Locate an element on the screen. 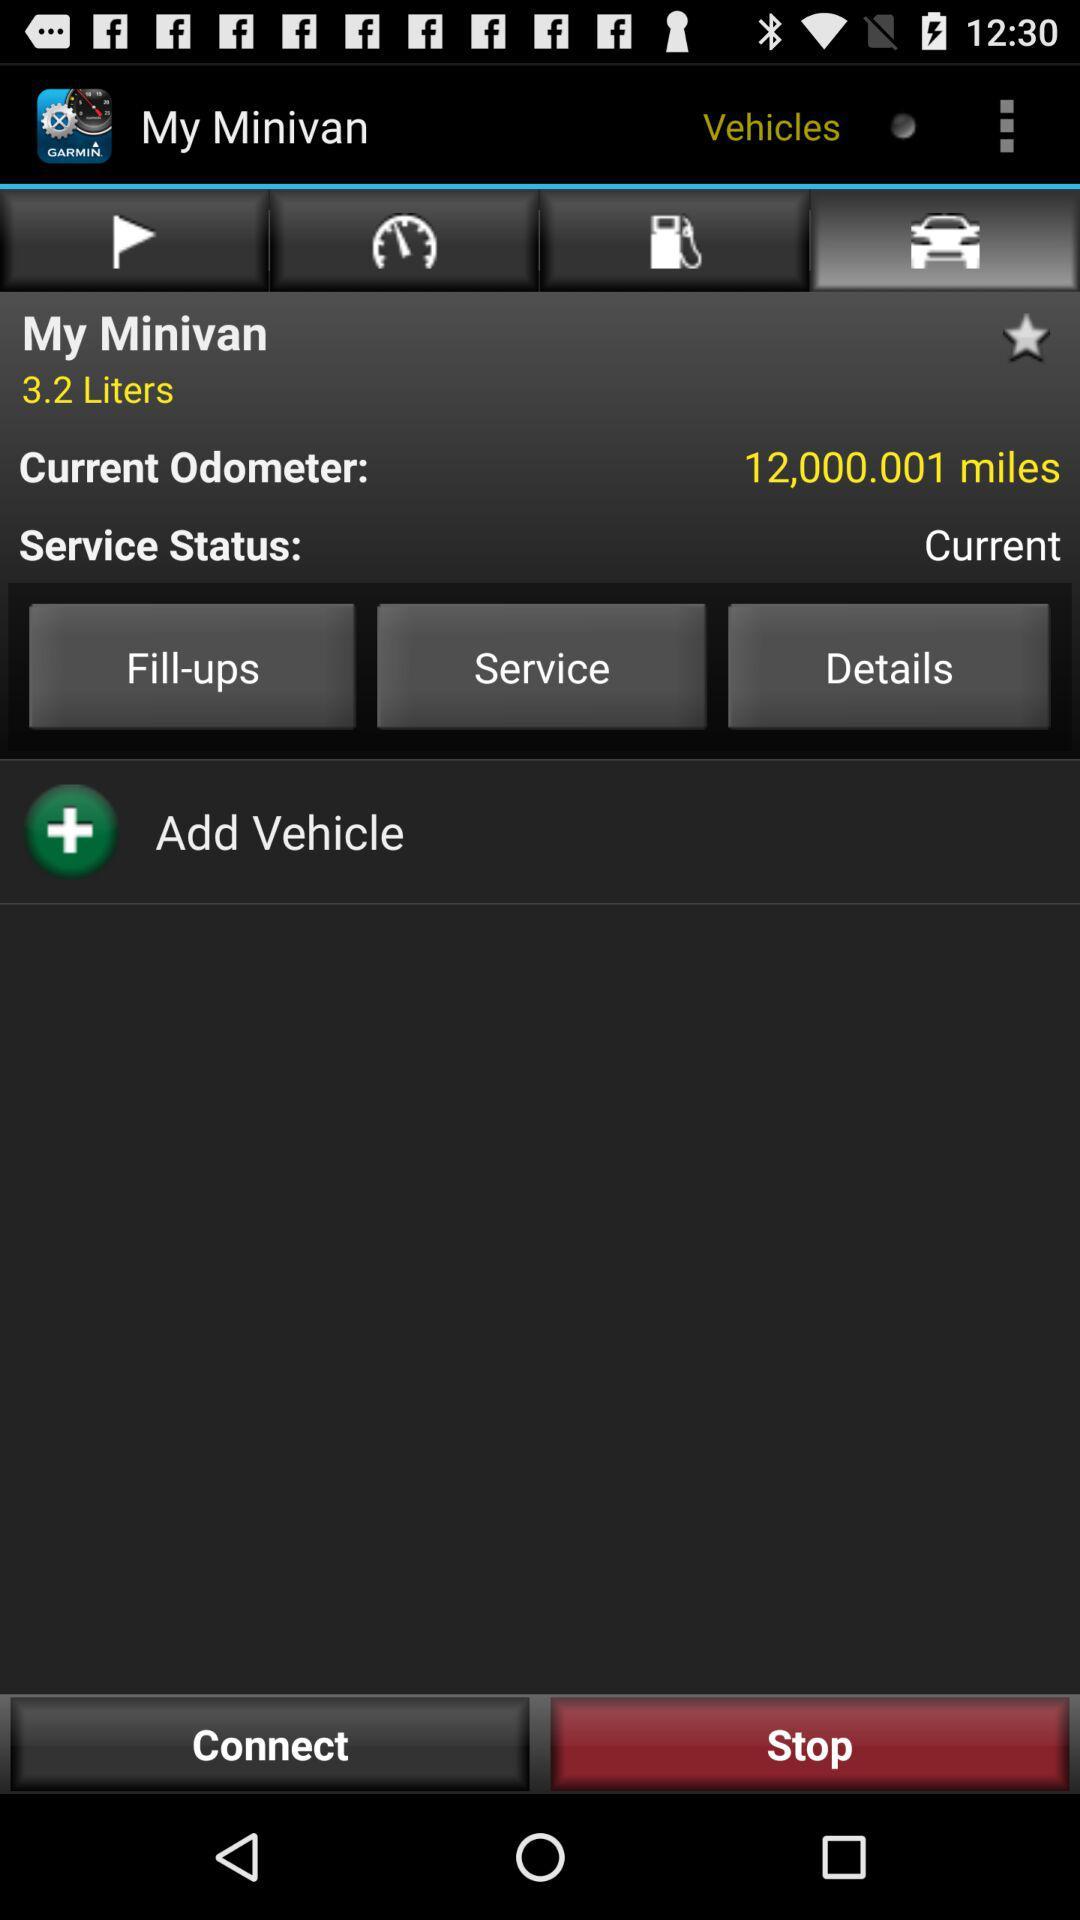  app below the service status: item is located at coordinates (192, 666).